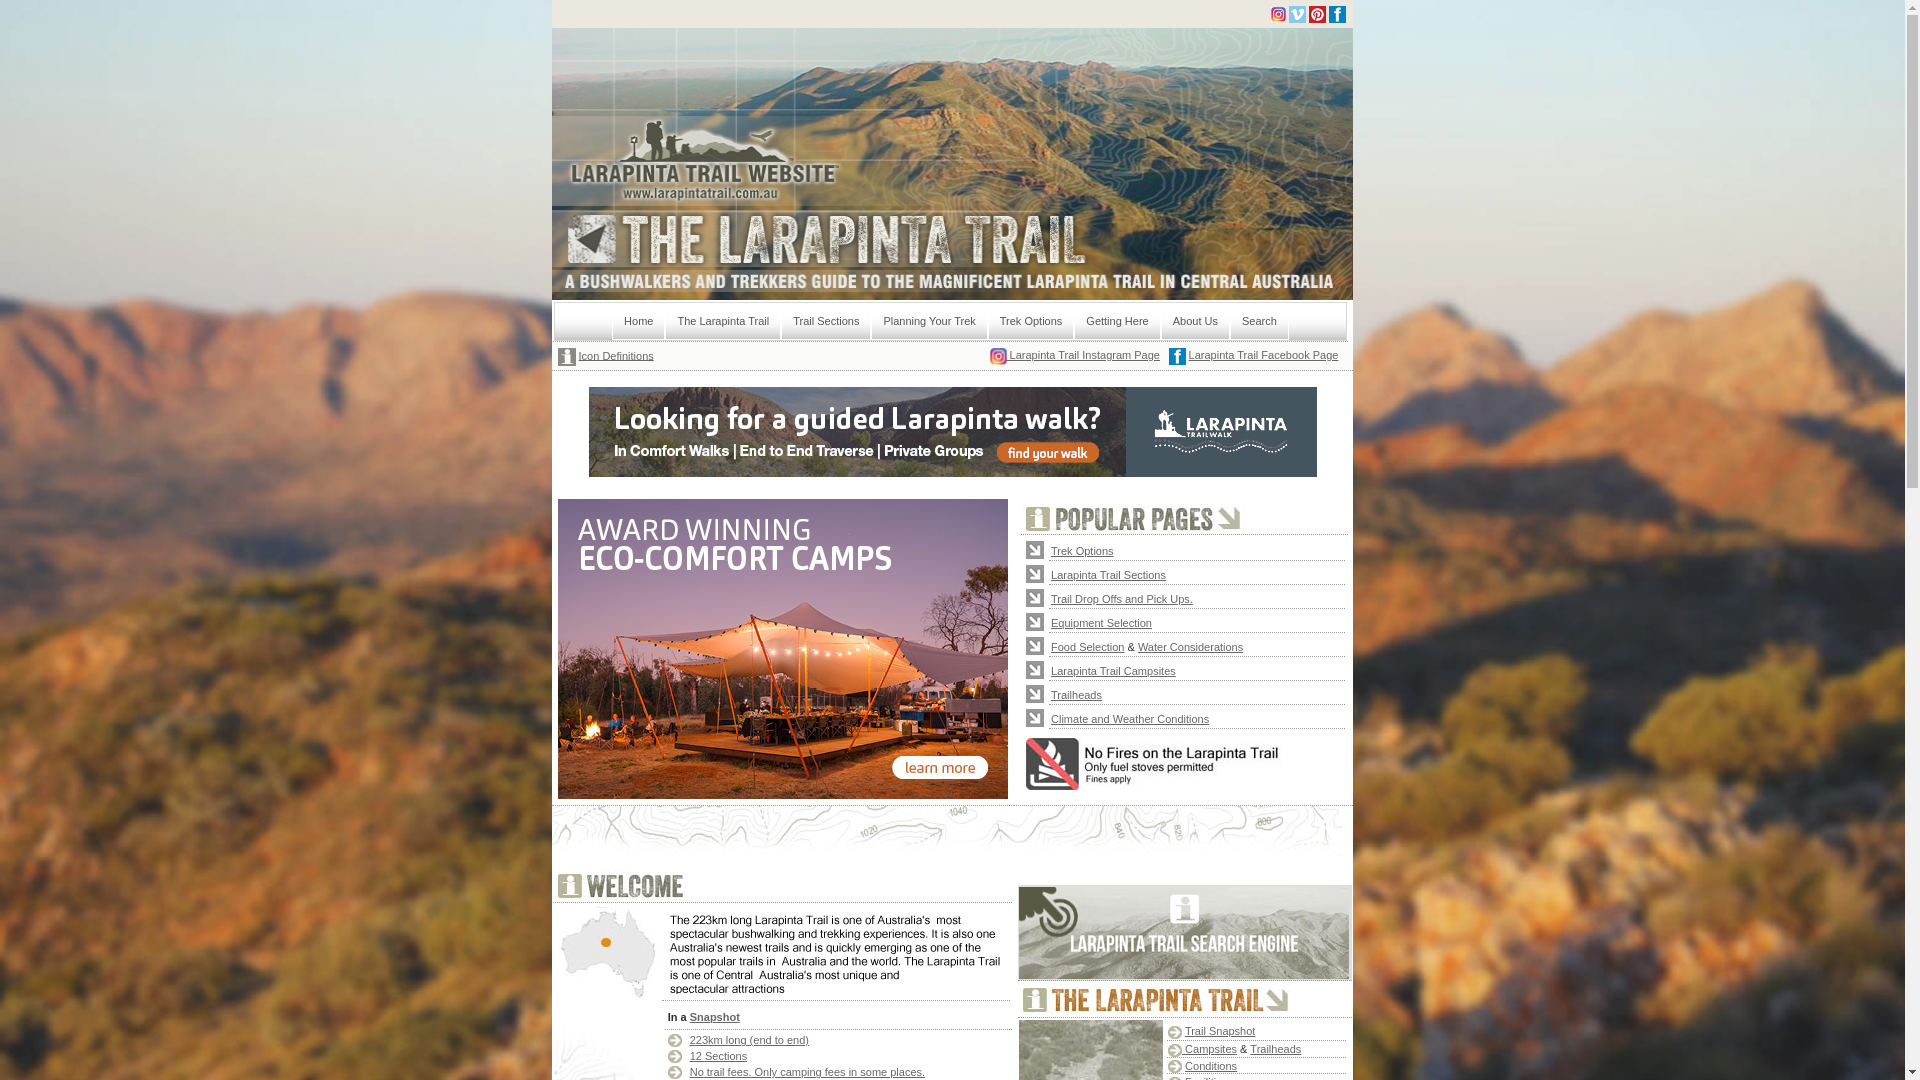 The width and height of the screenshot is (1920, 1080). I want to click on 'About Us', so click(1195, 320).